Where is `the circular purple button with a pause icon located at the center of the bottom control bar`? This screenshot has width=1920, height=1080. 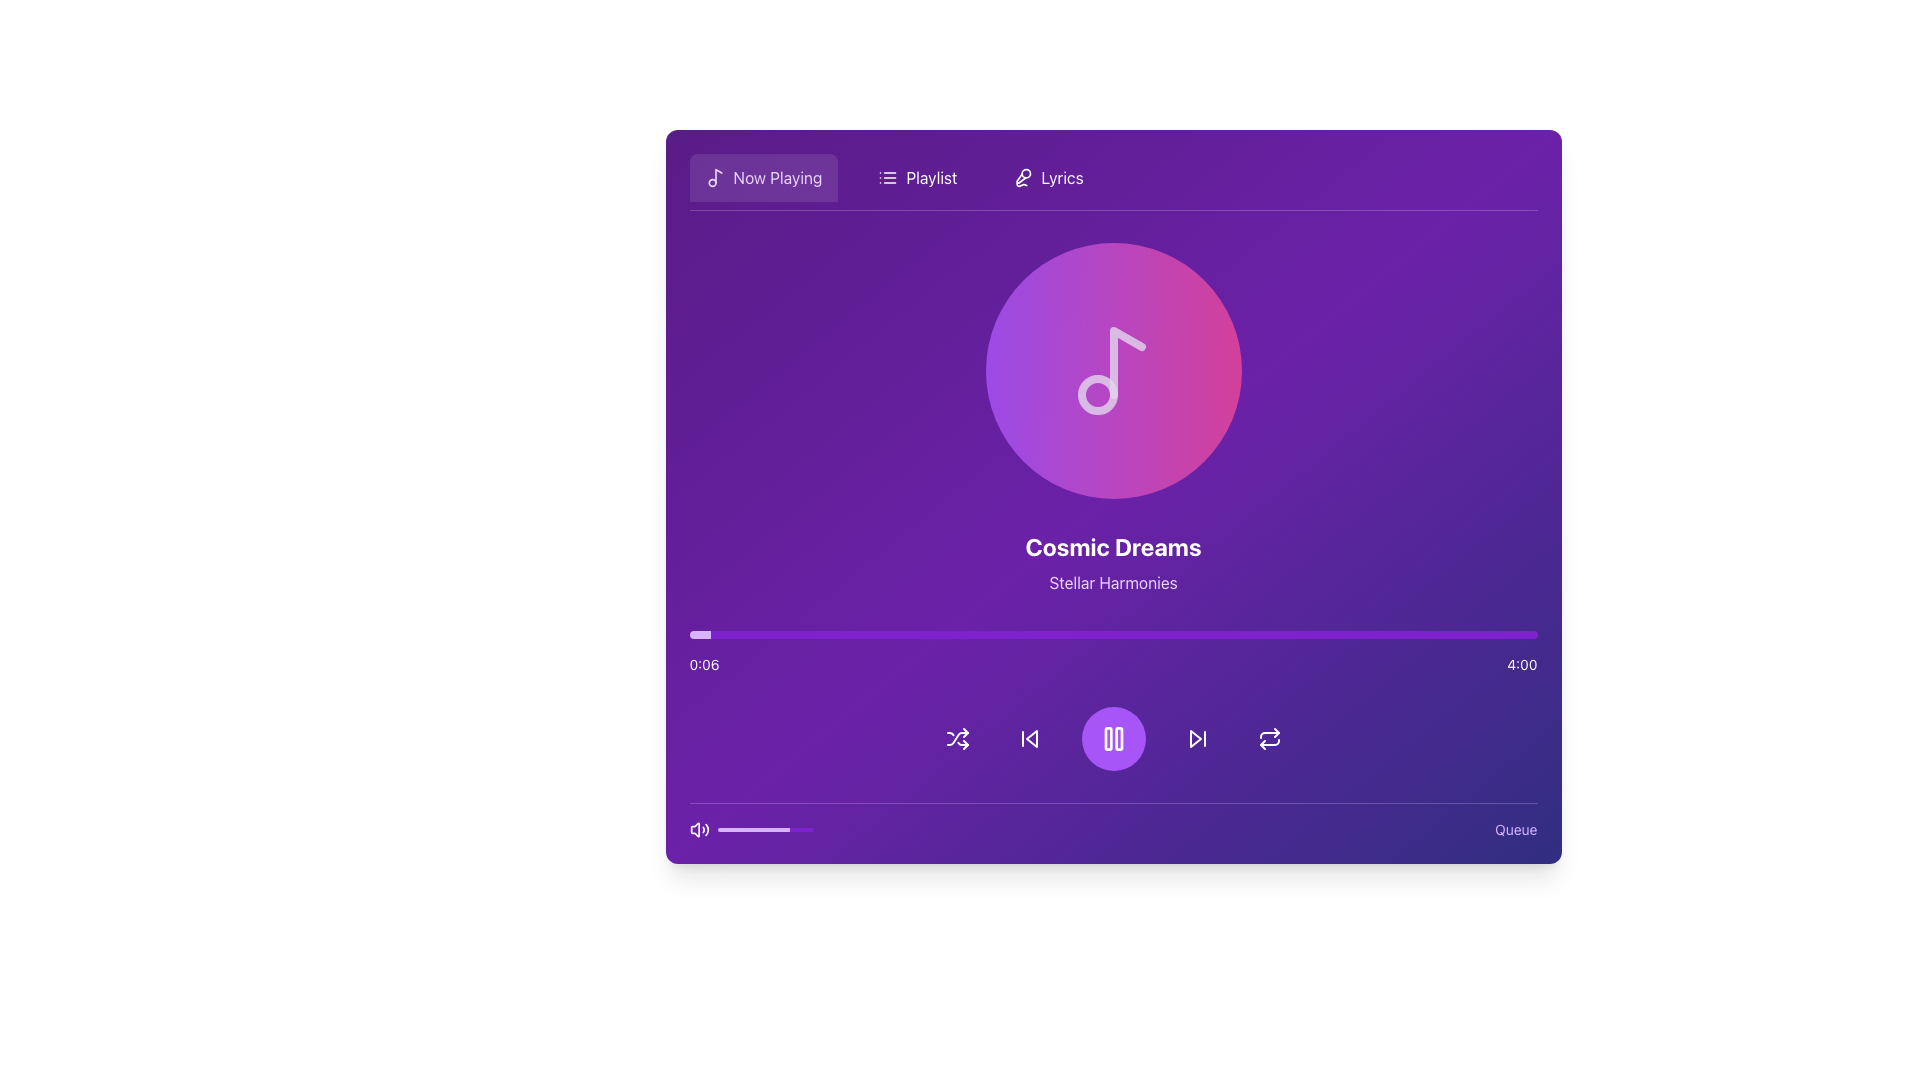 the circular purple button with a pause icon located at the center of the bottom control bar is located at coordinates (1112, 739).